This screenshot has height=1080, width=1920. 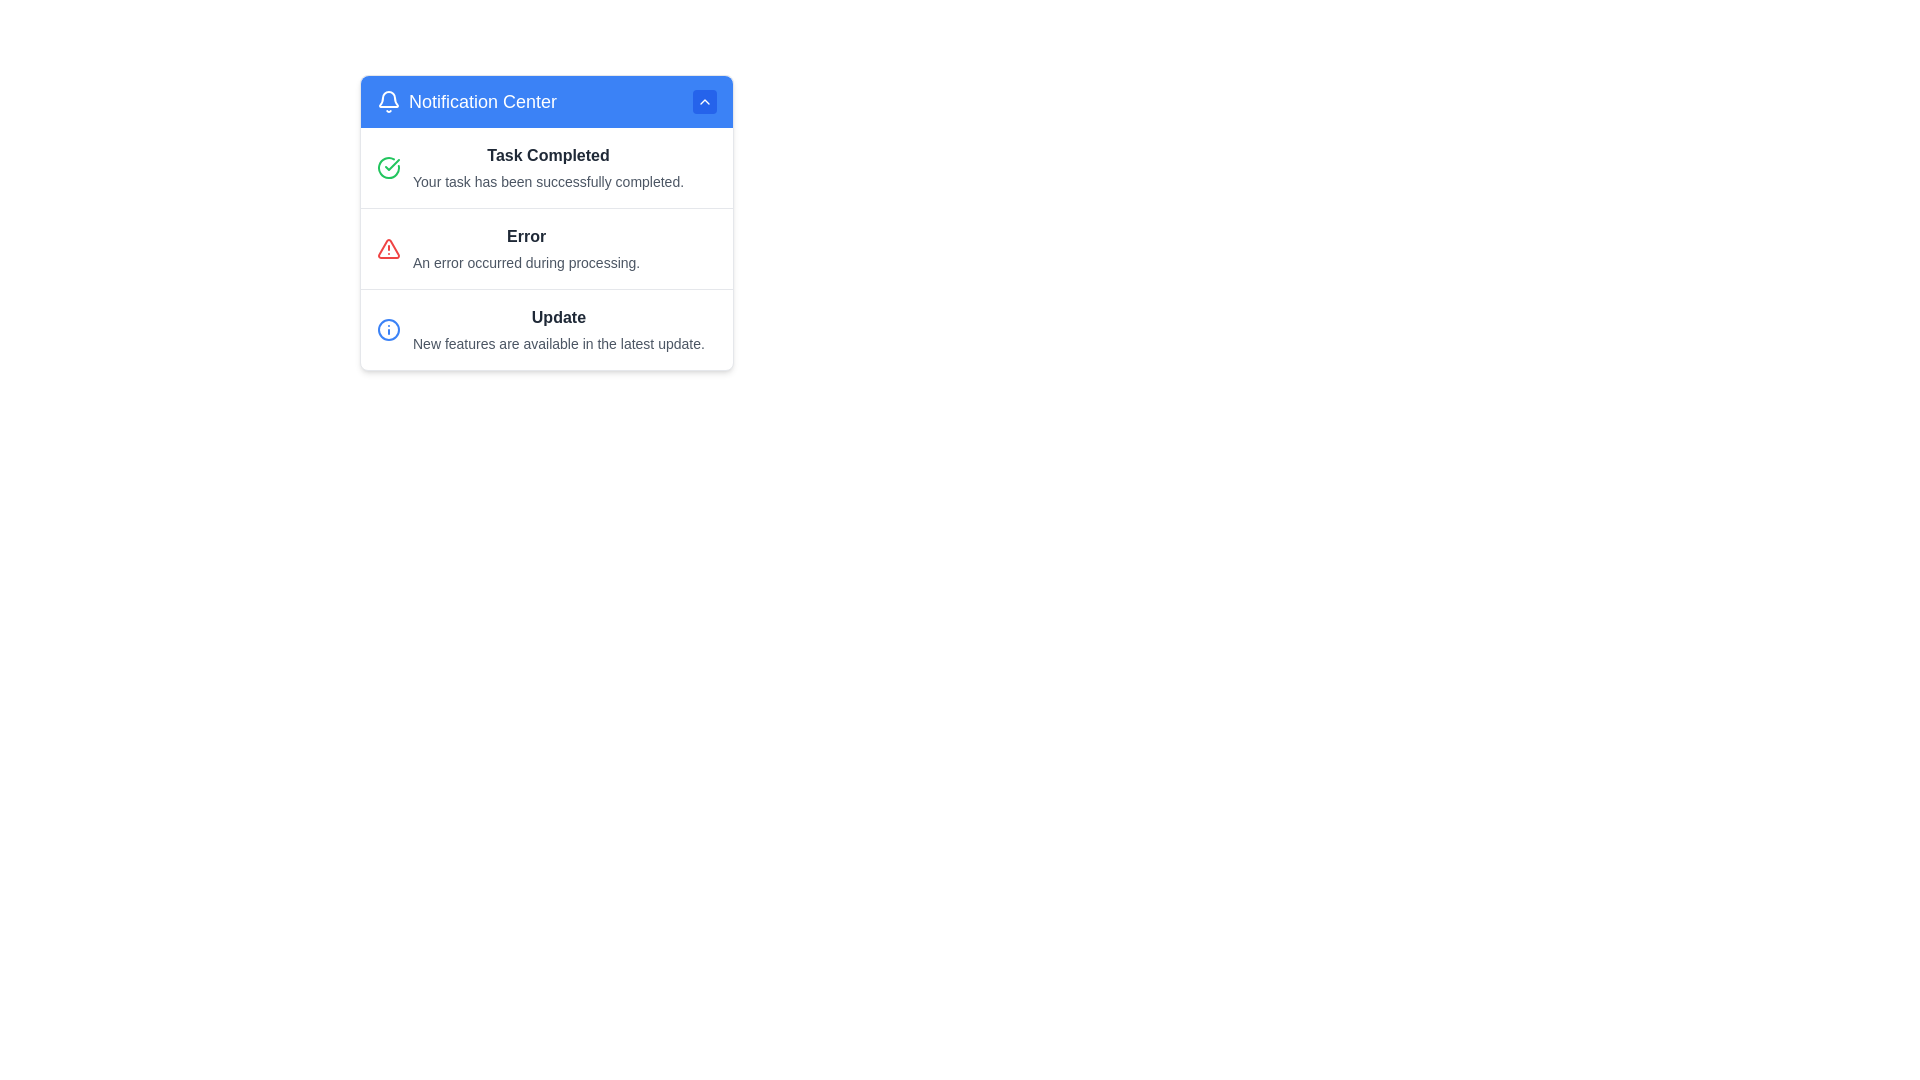 I want to click on error notification message located in the Notification Center, which is the second entry between 'Task Completed' and 'Update', so click(x=526, y=248).